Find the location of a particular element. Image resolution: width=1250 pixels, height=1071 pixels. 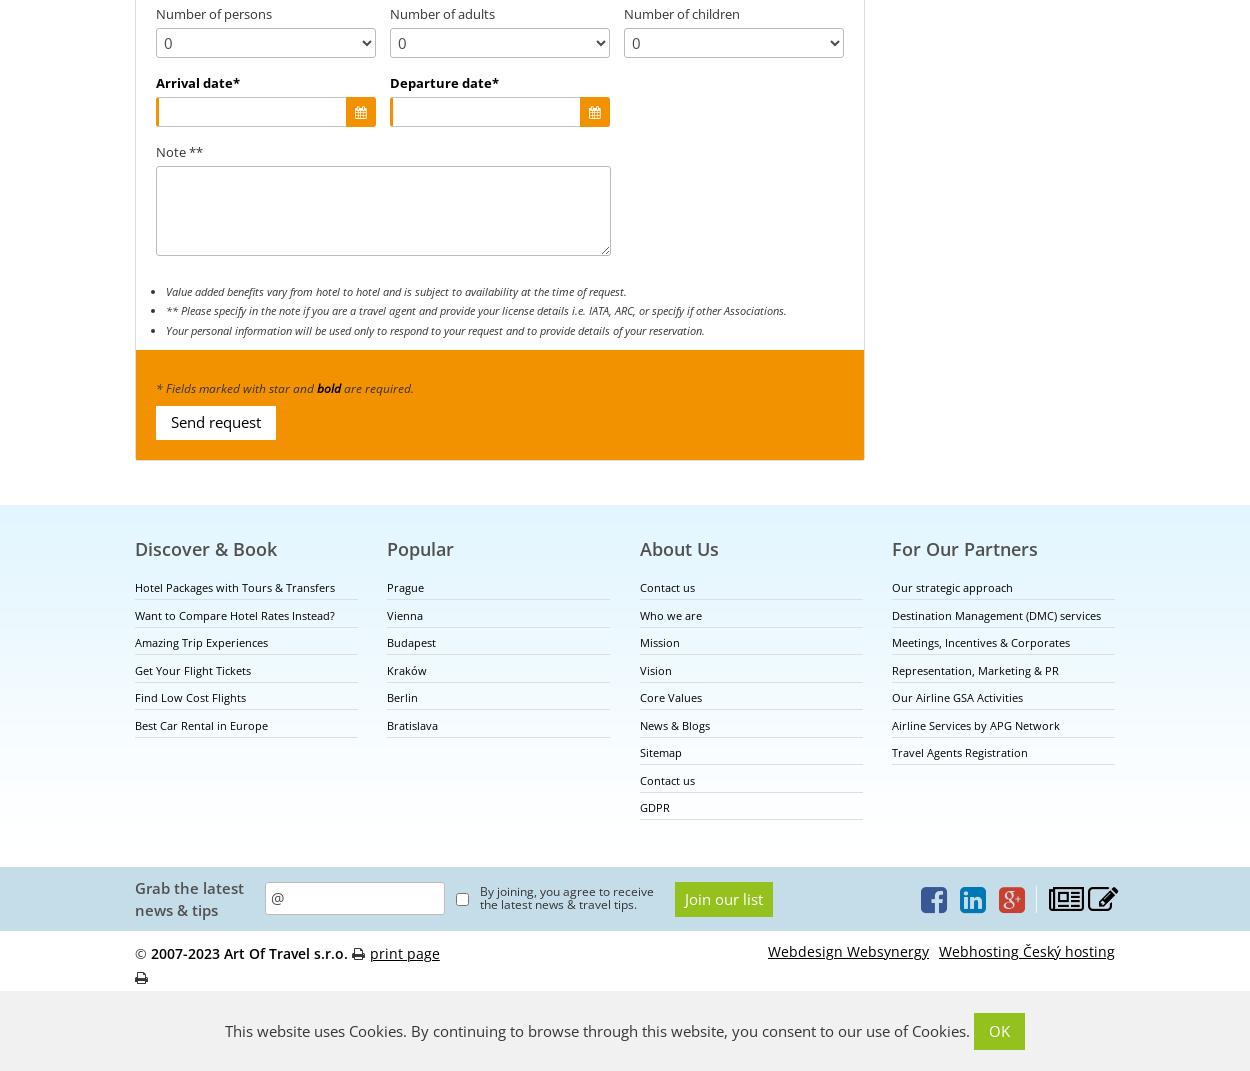

'Destination Management (DMC) services' is located at coordinates (994, 613).